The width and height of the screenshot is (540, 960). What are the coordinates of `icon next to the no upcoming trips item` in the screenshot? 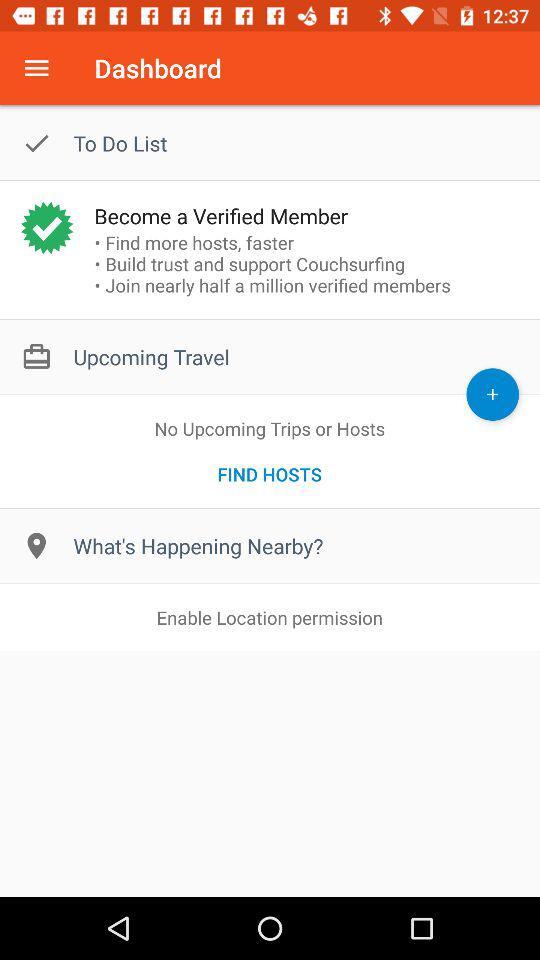 It's located at (491, 393).